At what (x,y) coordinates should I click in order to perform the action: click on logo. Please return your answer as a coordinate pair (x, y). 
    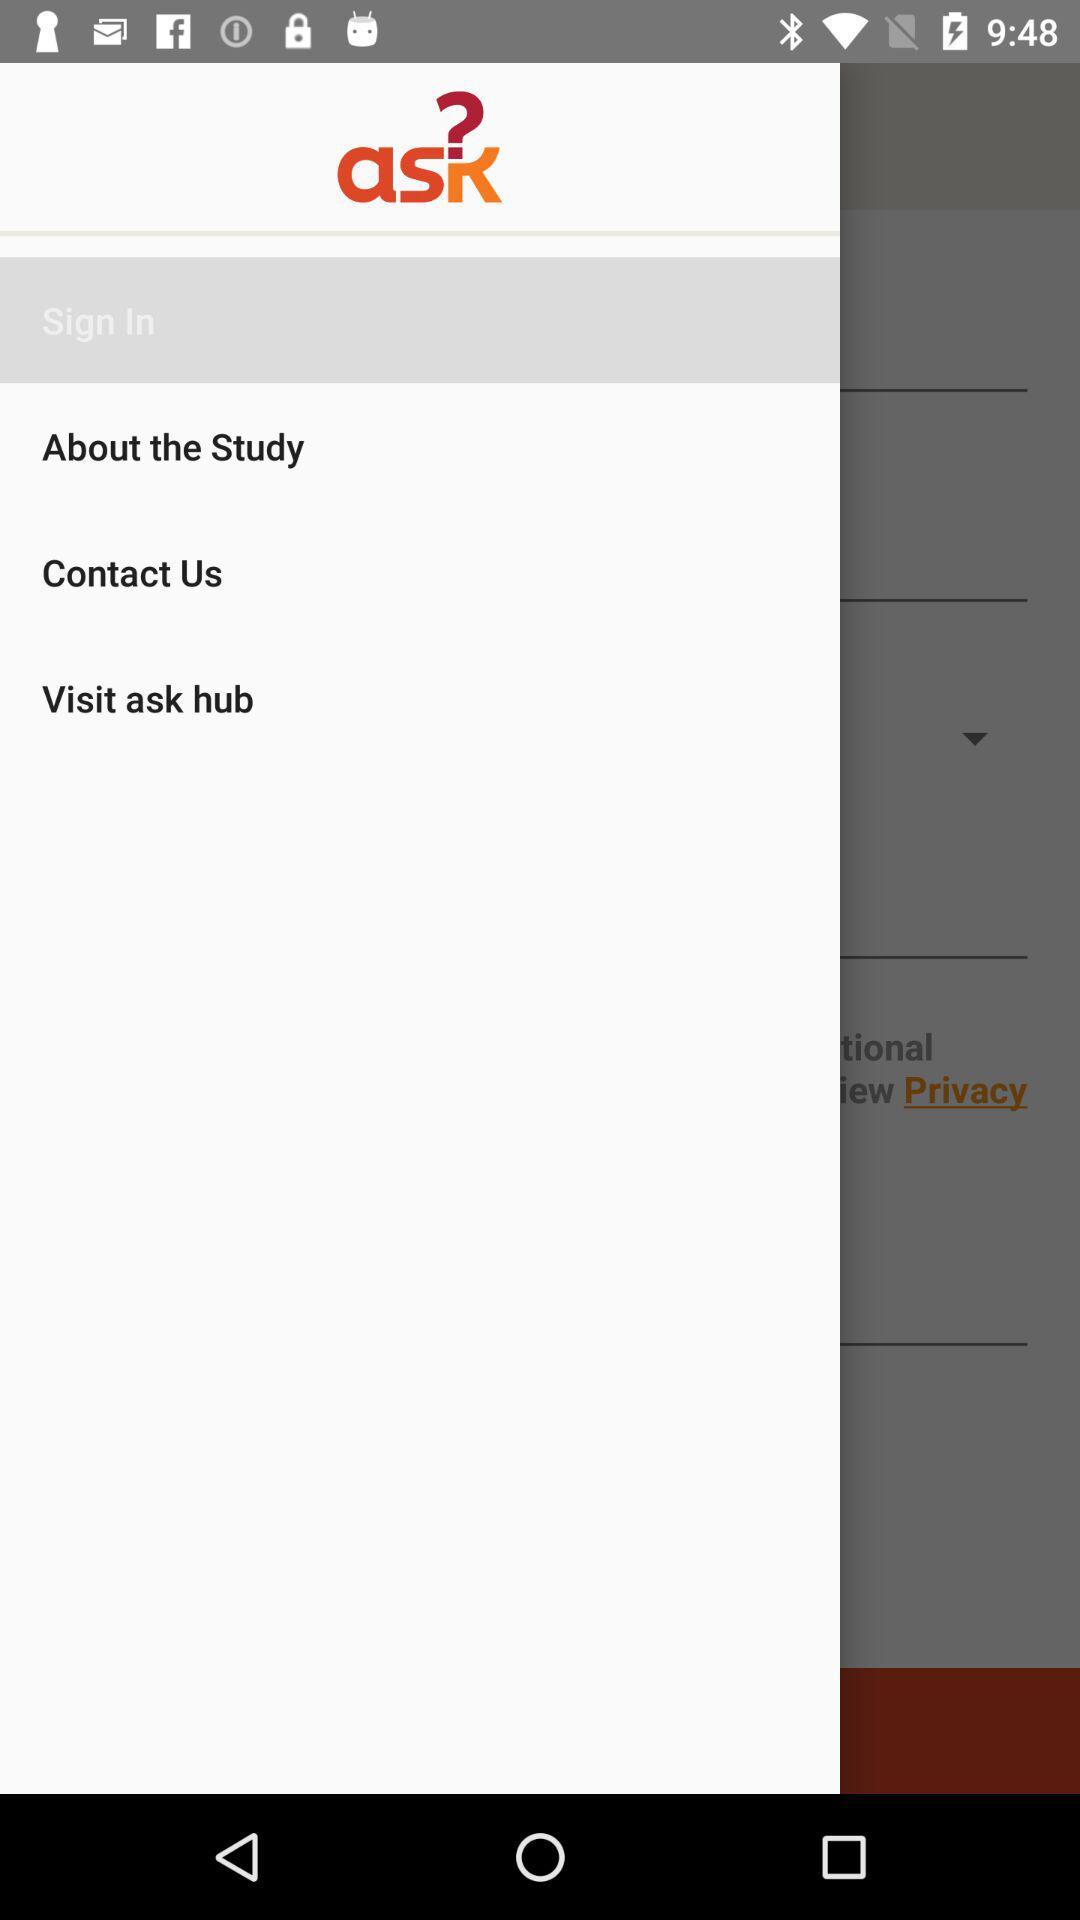
    Looking at the image, I should click on (540, 136).